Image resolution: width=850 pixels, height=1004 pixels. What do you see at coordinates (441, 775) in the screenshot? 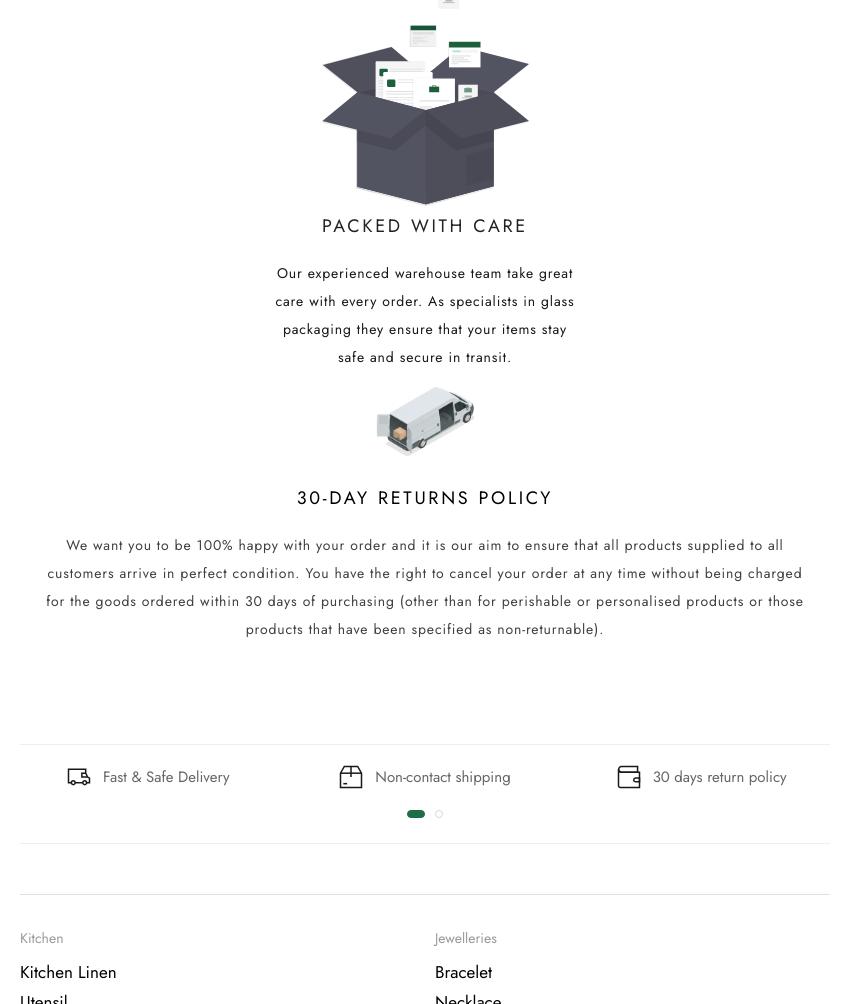
I see `'Non-contact shipping'` at bounding box center [441, 775].